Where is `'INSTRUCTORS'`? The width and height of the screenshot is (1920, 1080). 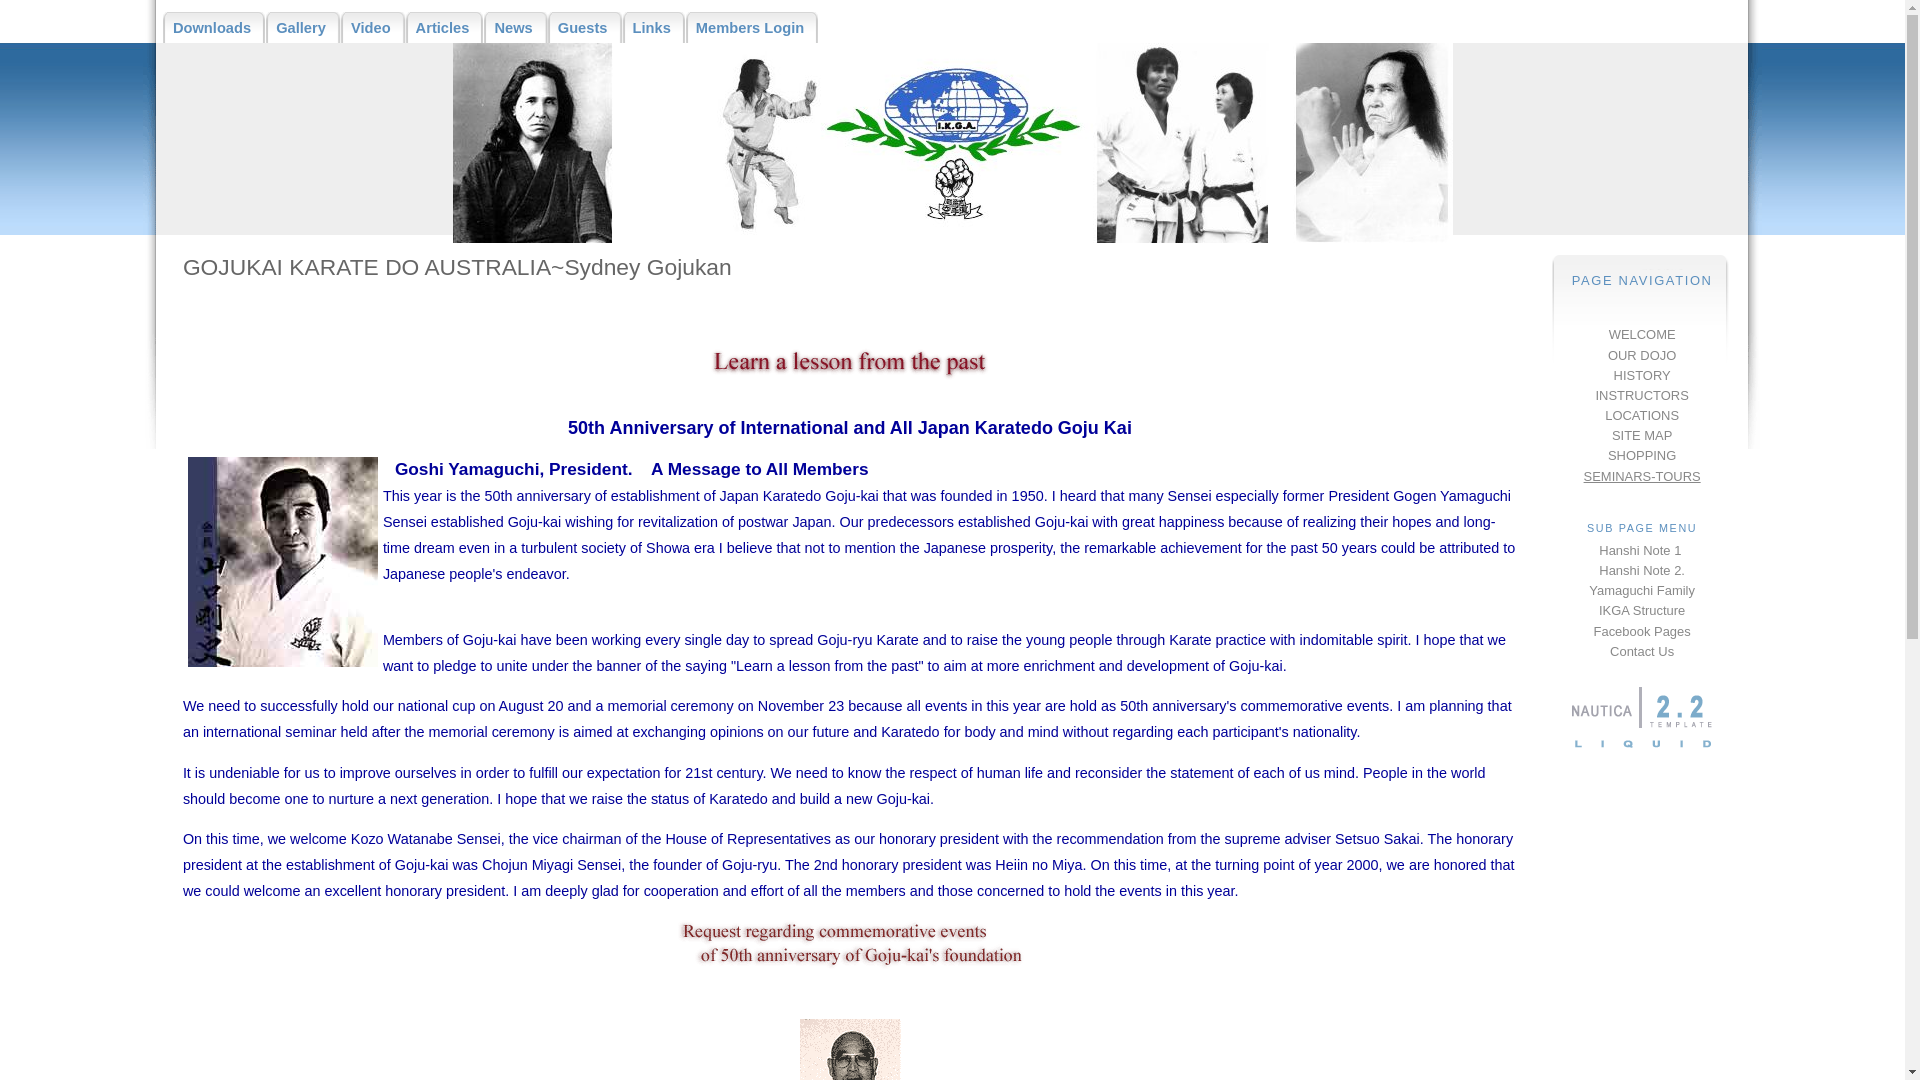 'INSTRUCTORS' is located at coordinates (1641, 395).